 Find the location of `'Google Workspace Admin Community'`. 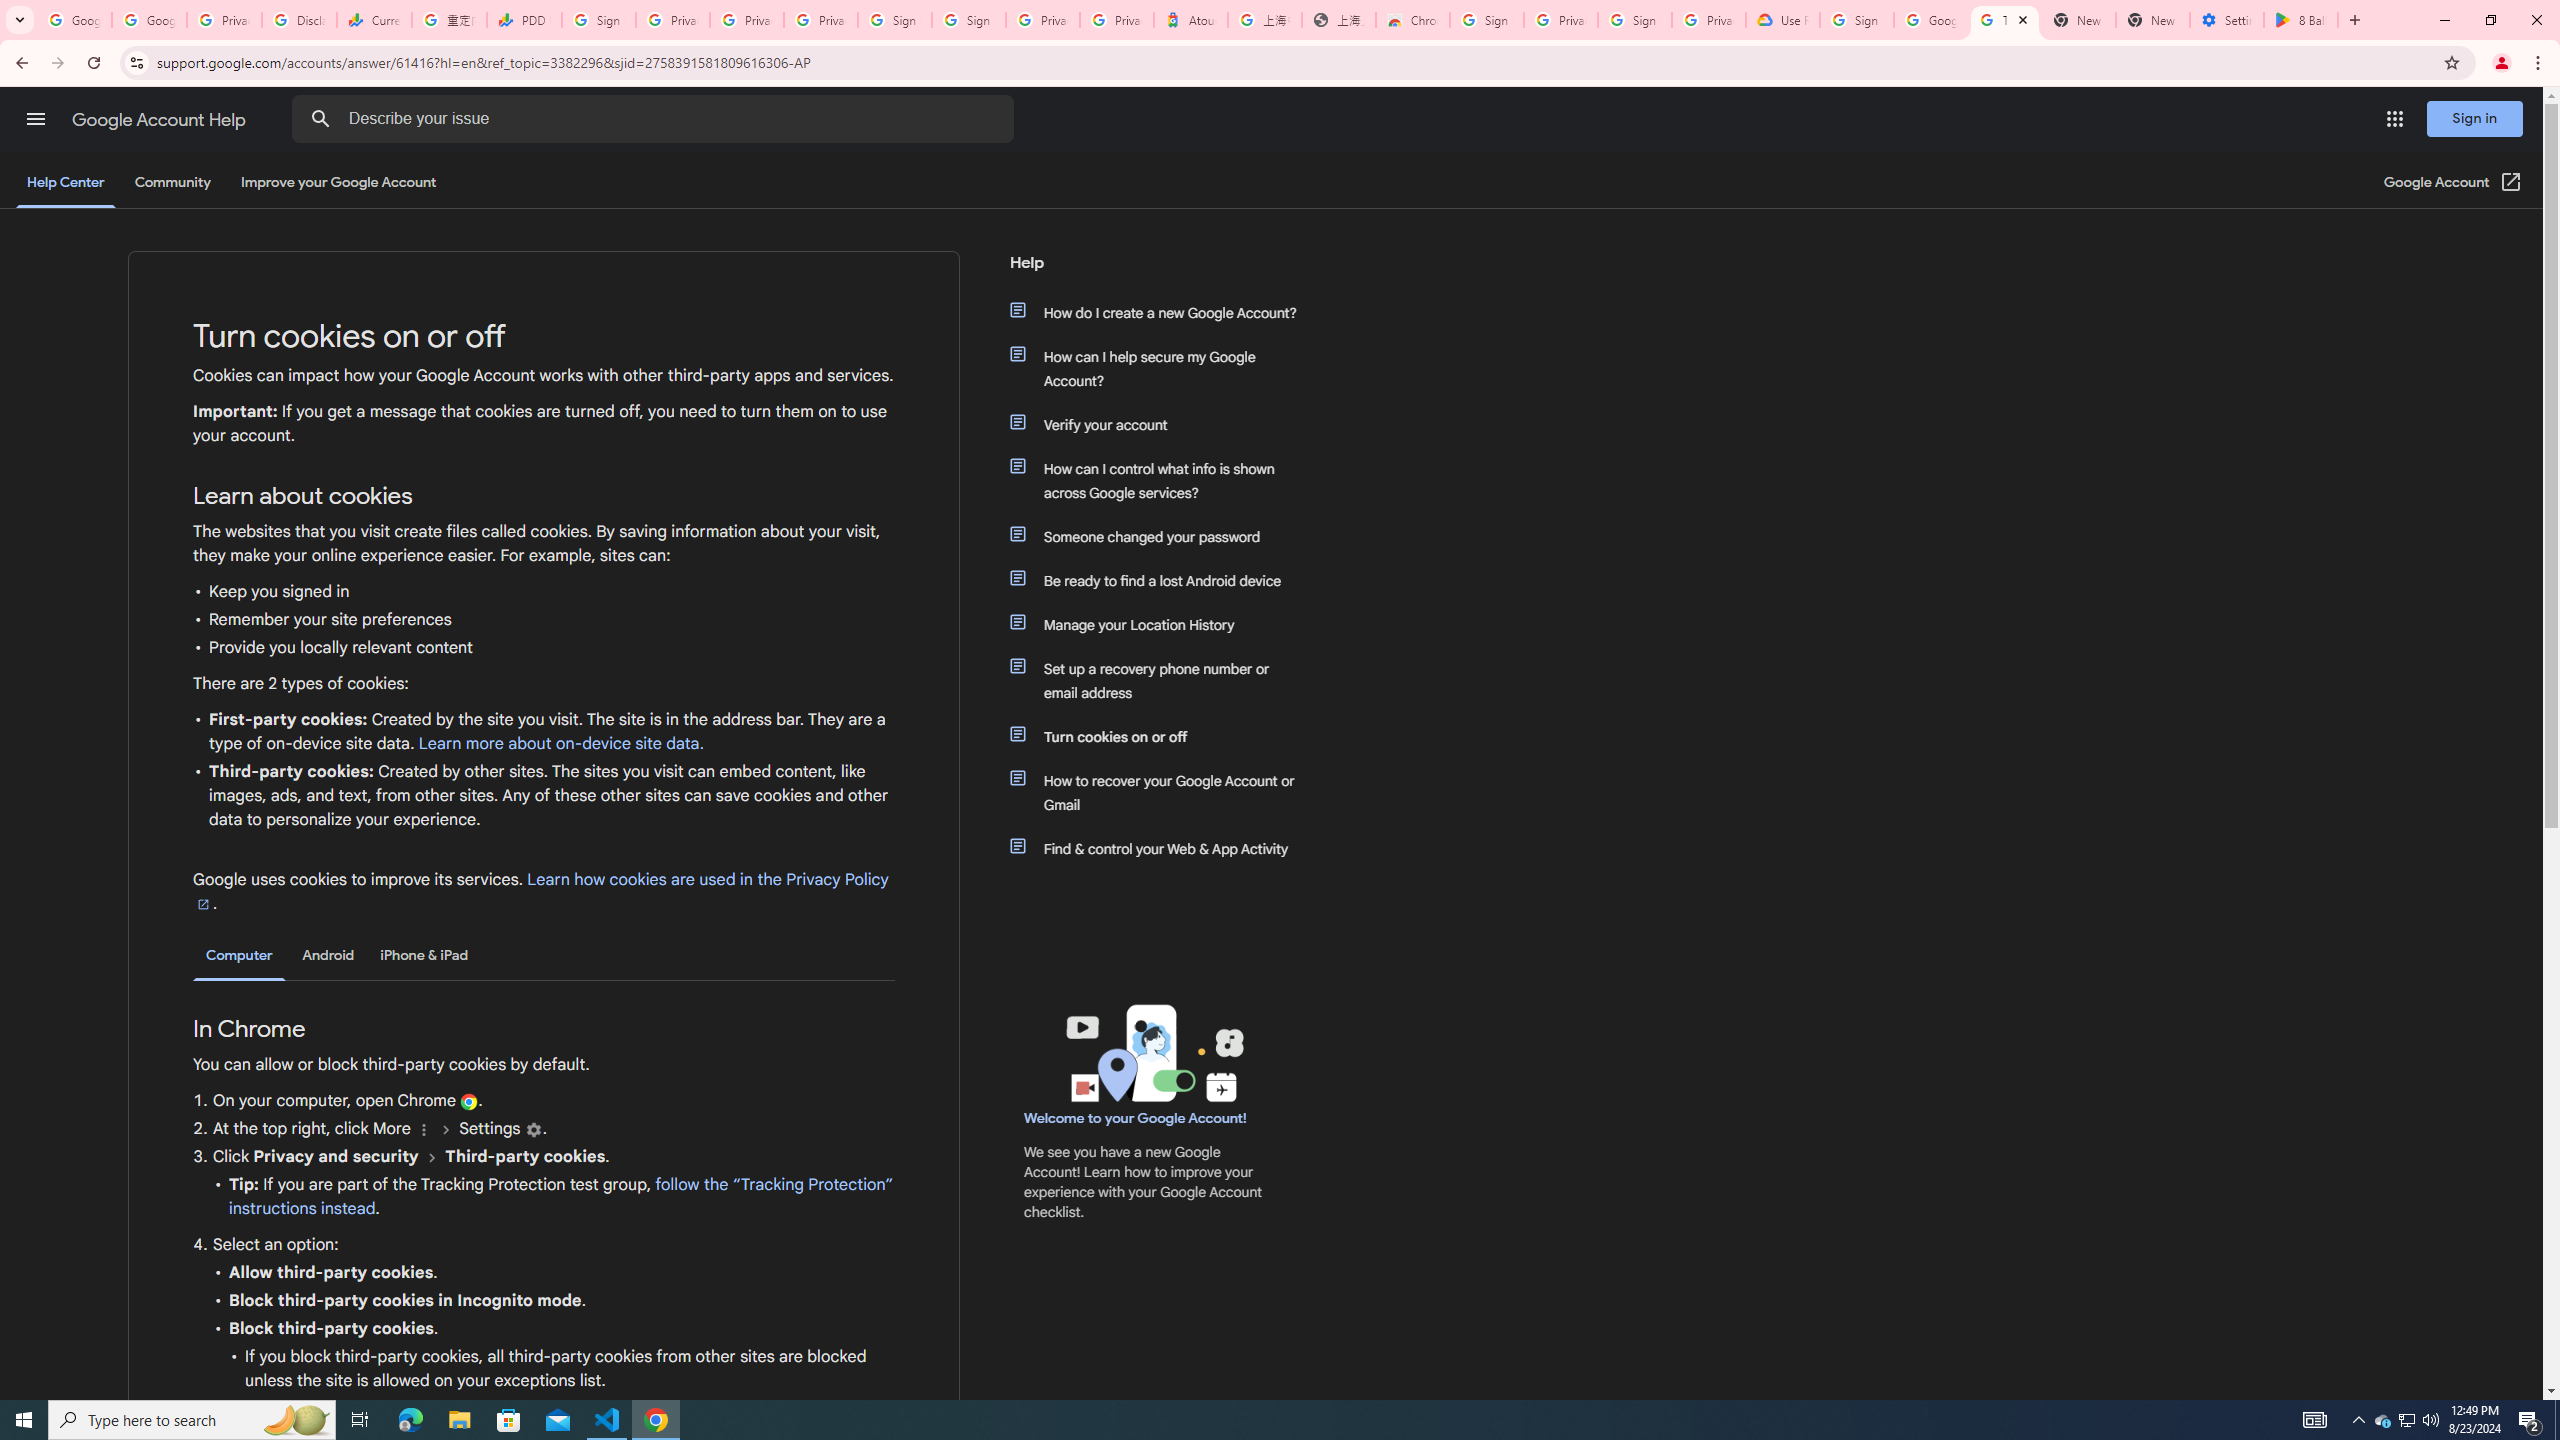

'Google Workspace Admin Community' is located at coordinates (73, 19).